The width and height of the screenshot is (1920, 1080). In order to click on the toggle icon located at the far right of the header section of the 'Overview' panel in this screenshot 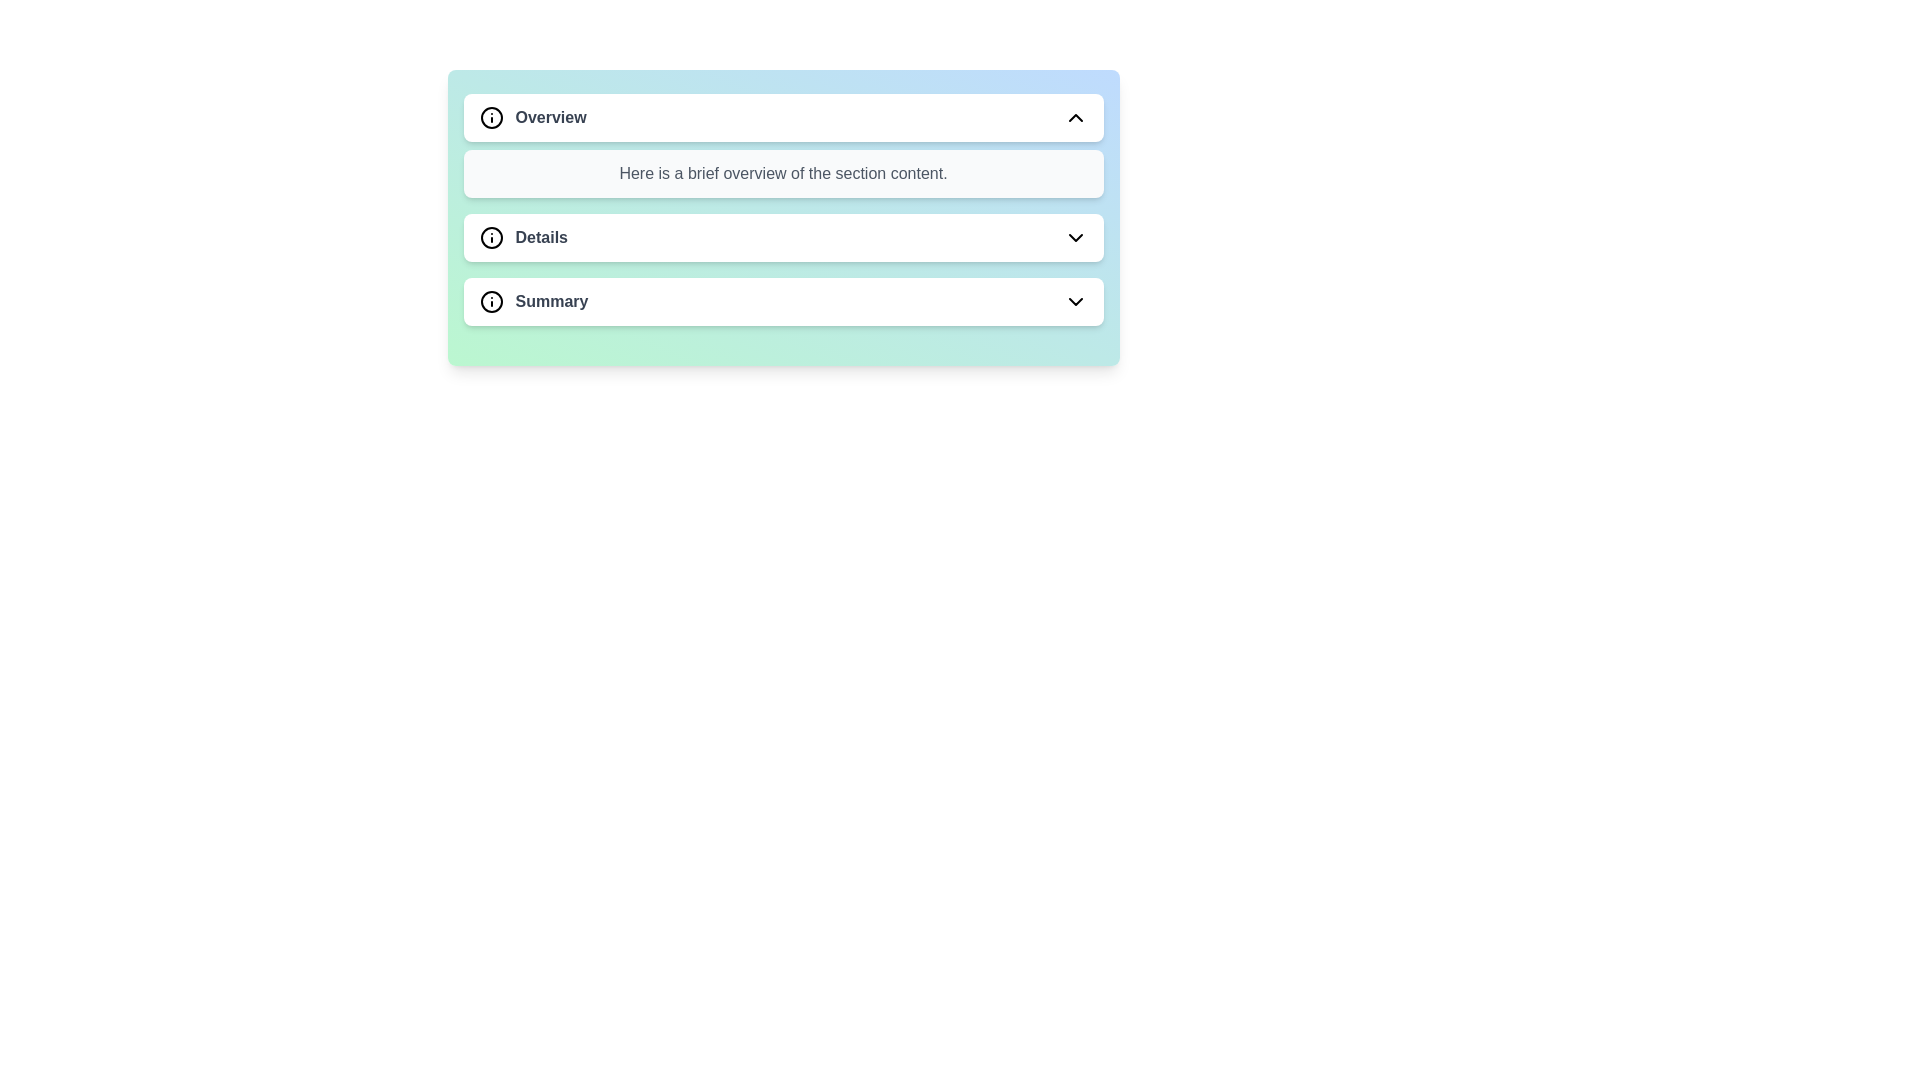, I will do `click(1074, 118)`.